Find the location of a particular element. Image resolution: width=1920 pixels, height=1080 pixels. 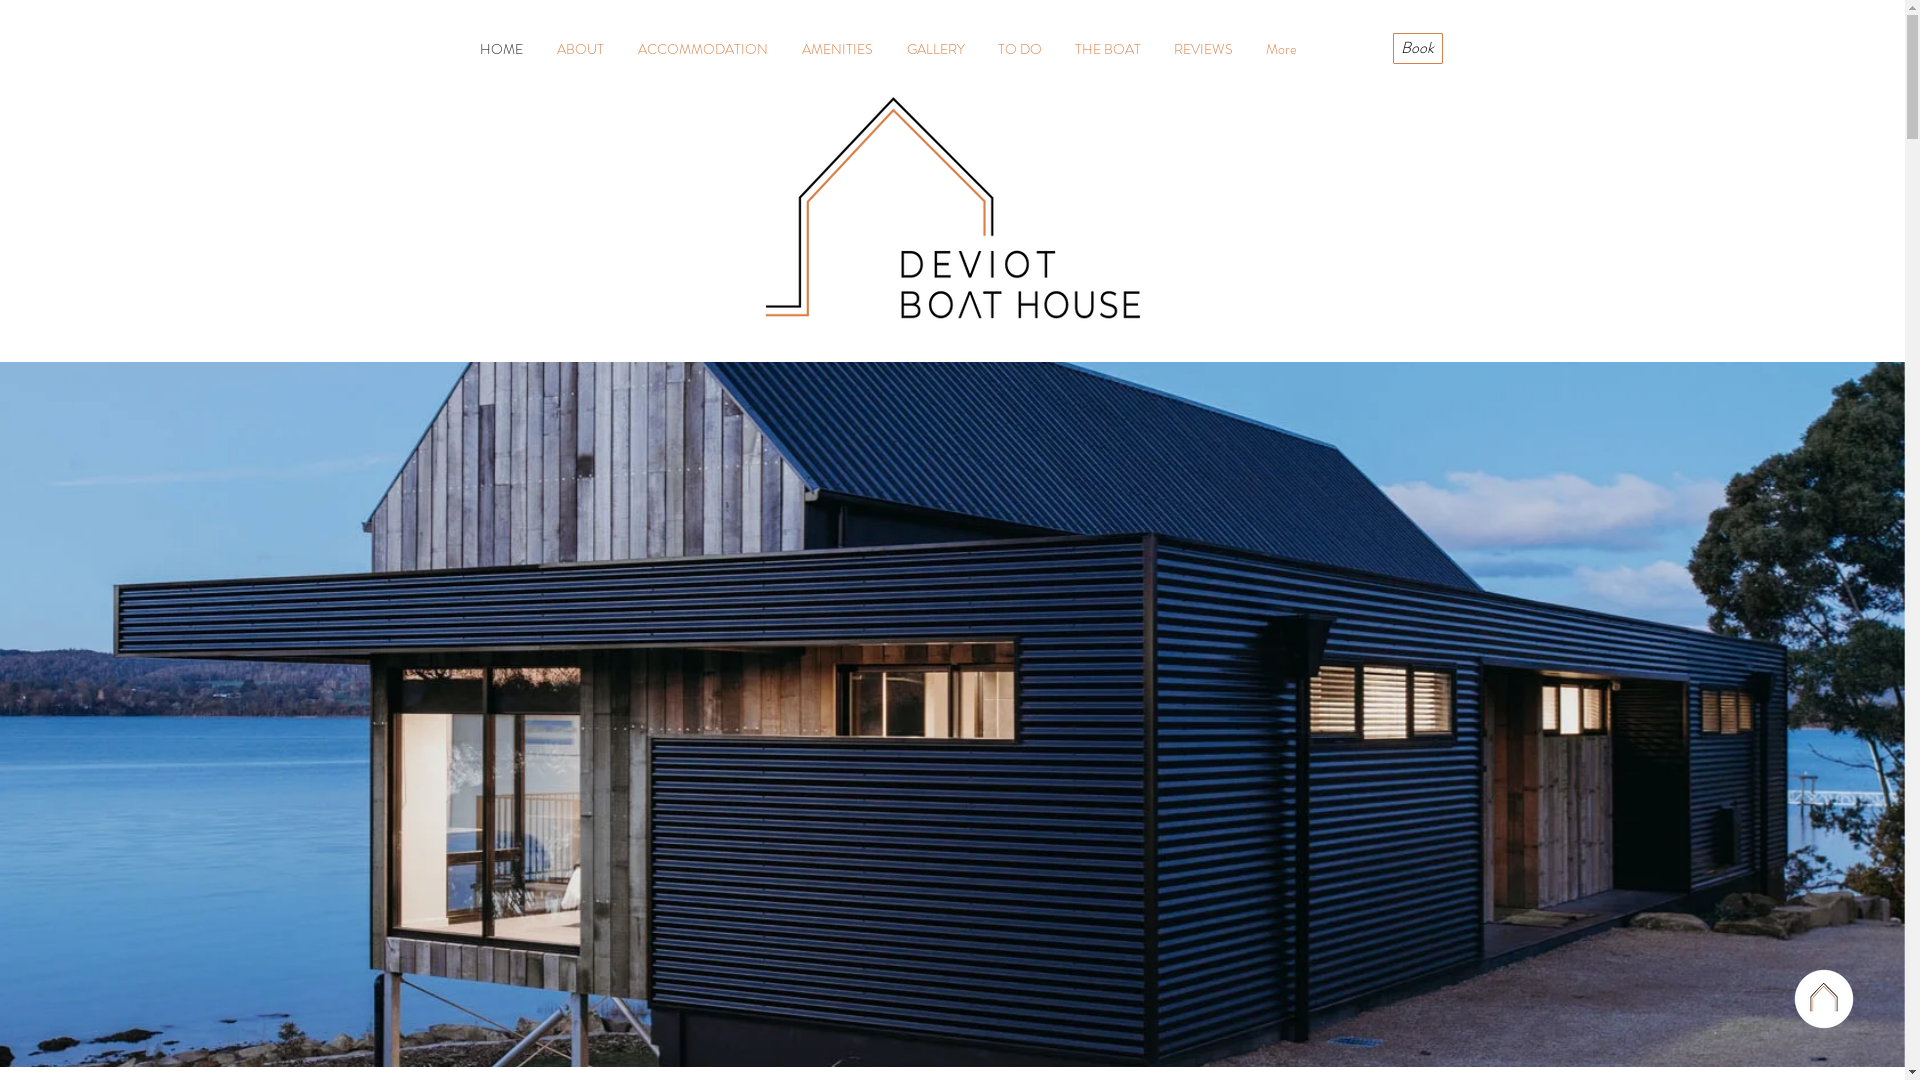

'Book' is located at coordinates (1415, 47).